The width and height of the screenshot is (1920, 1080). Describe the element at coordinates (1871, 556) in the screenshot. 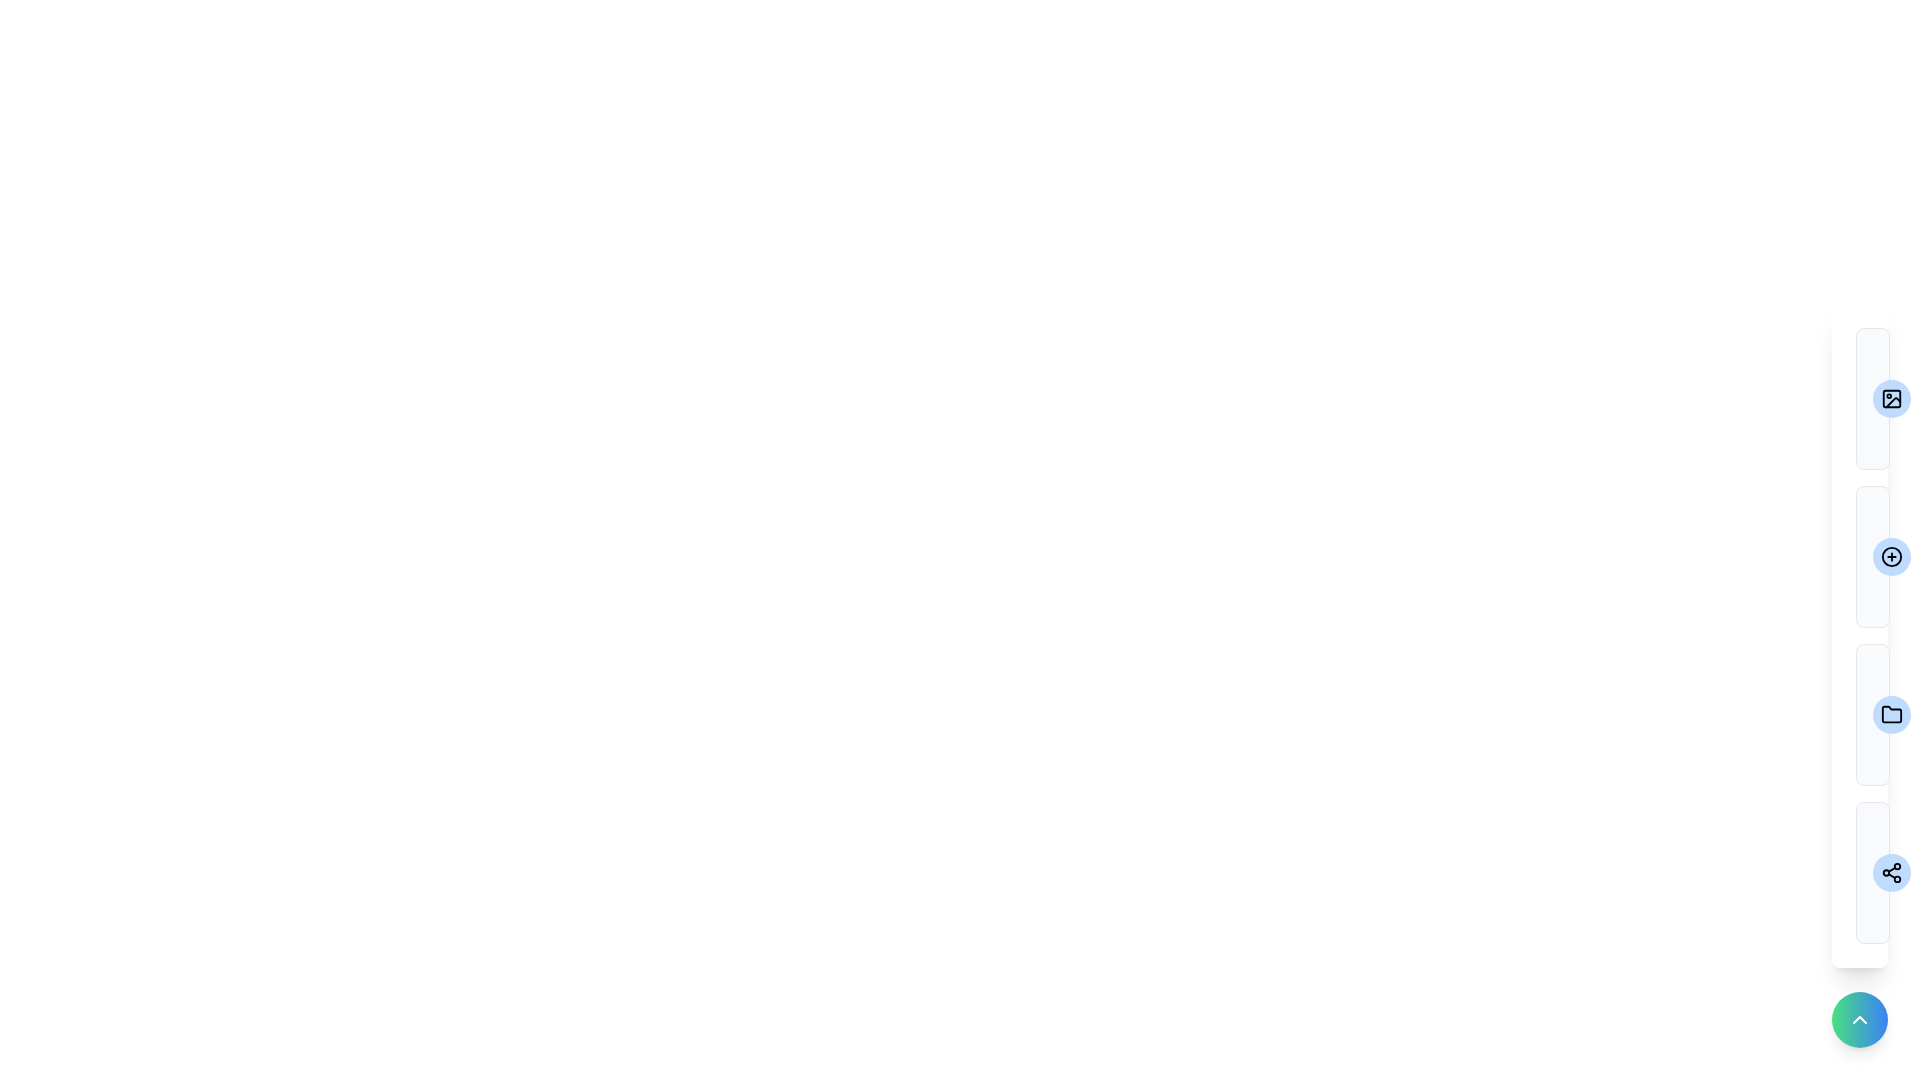

I see `the menu item labeled Add Photo to preview its description` at that location.